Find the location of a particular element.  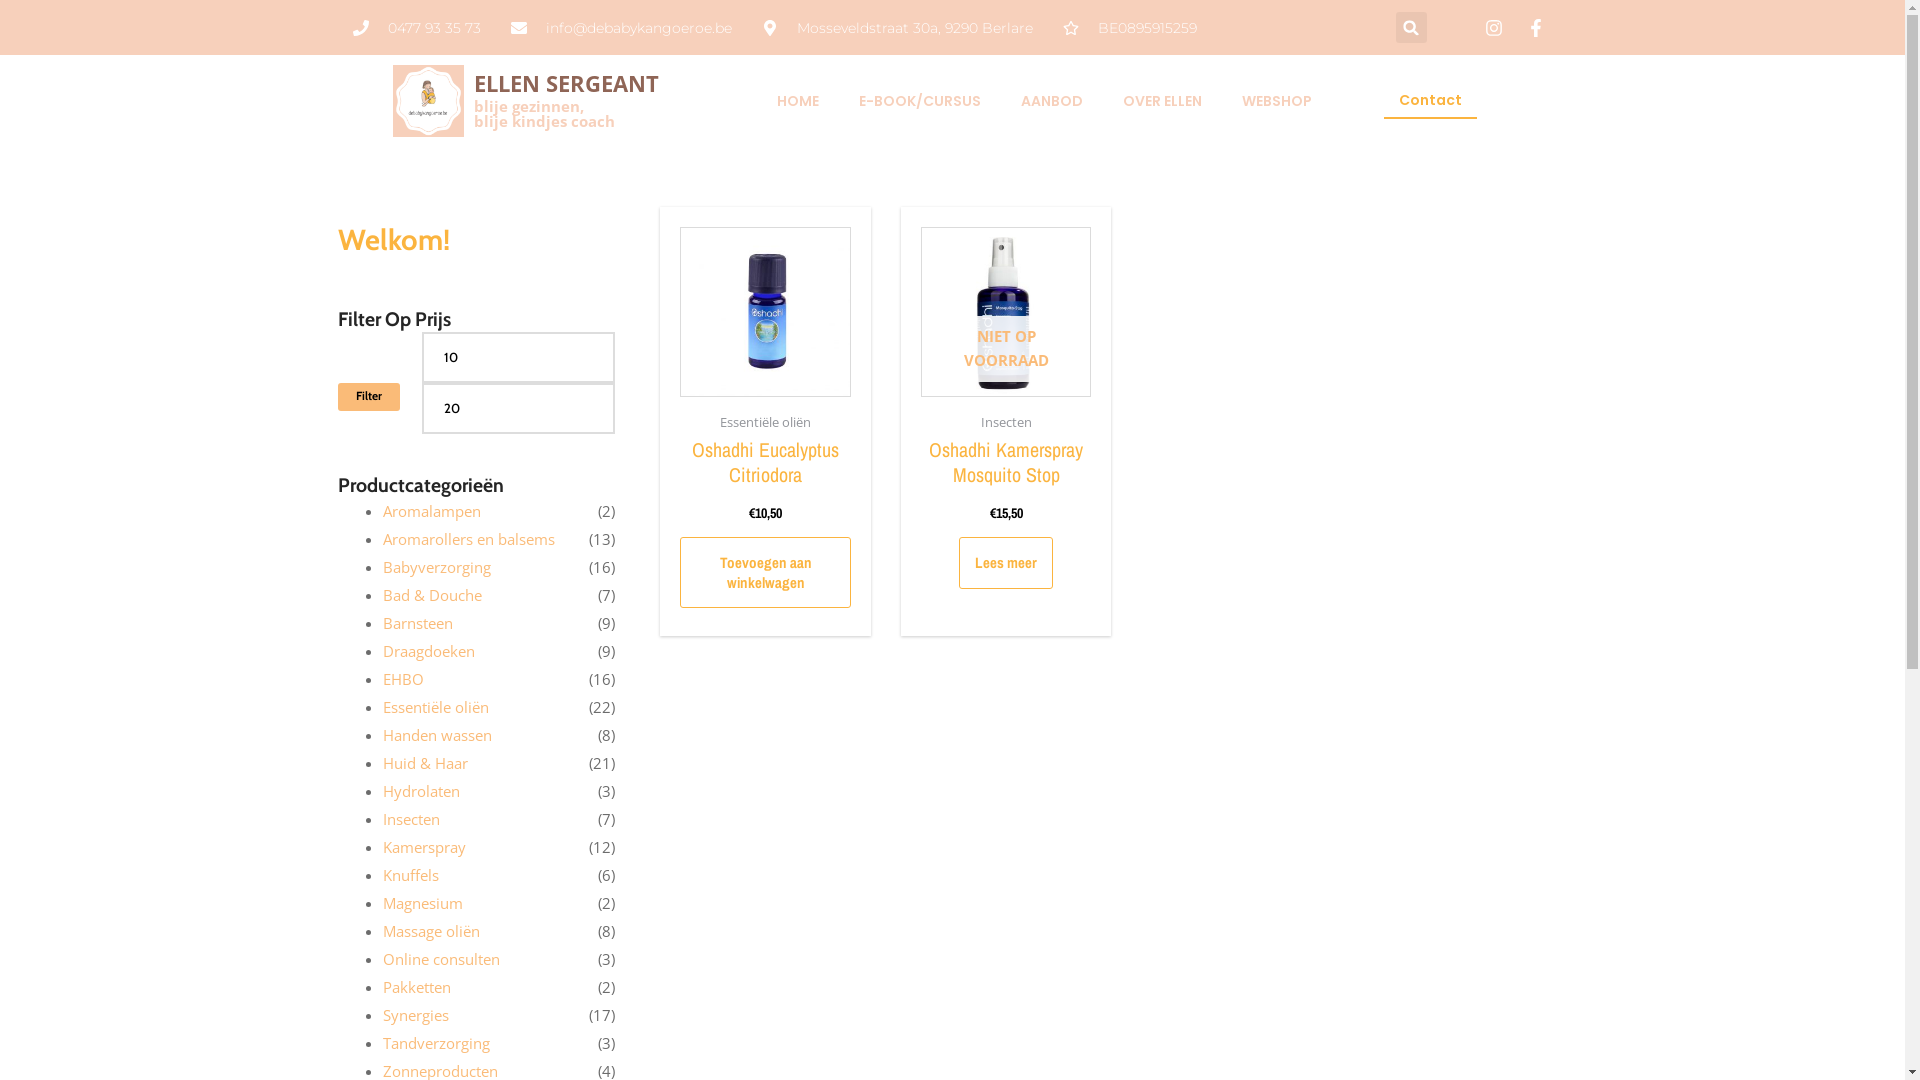

'Kamerspray' is located at coordinates (422, 847).